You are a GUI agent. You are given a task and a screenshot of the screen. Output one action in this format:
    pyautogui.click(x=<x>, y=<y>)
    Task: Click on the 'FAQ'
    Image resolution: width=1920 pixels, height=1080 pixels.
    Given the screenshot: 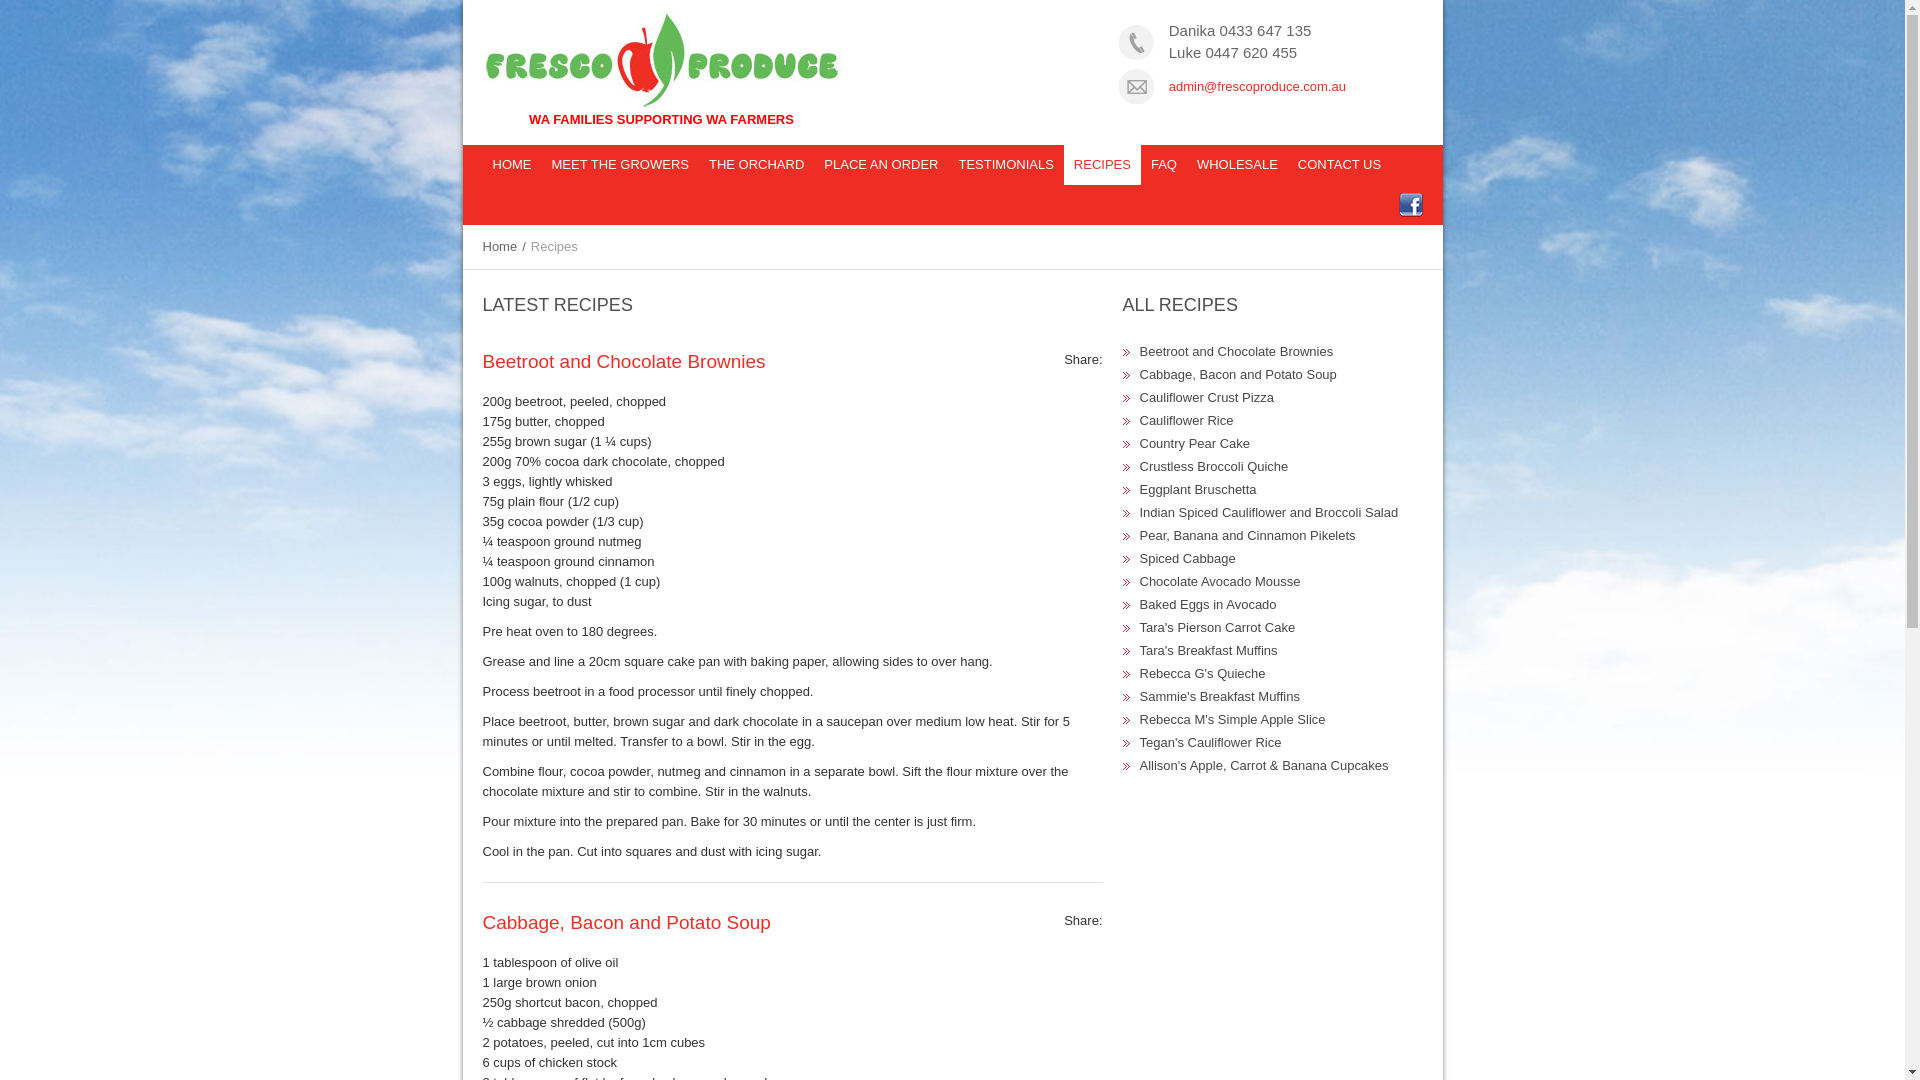 What is the action you would take?
    pyautogui.click(x=1163, y=164)
    